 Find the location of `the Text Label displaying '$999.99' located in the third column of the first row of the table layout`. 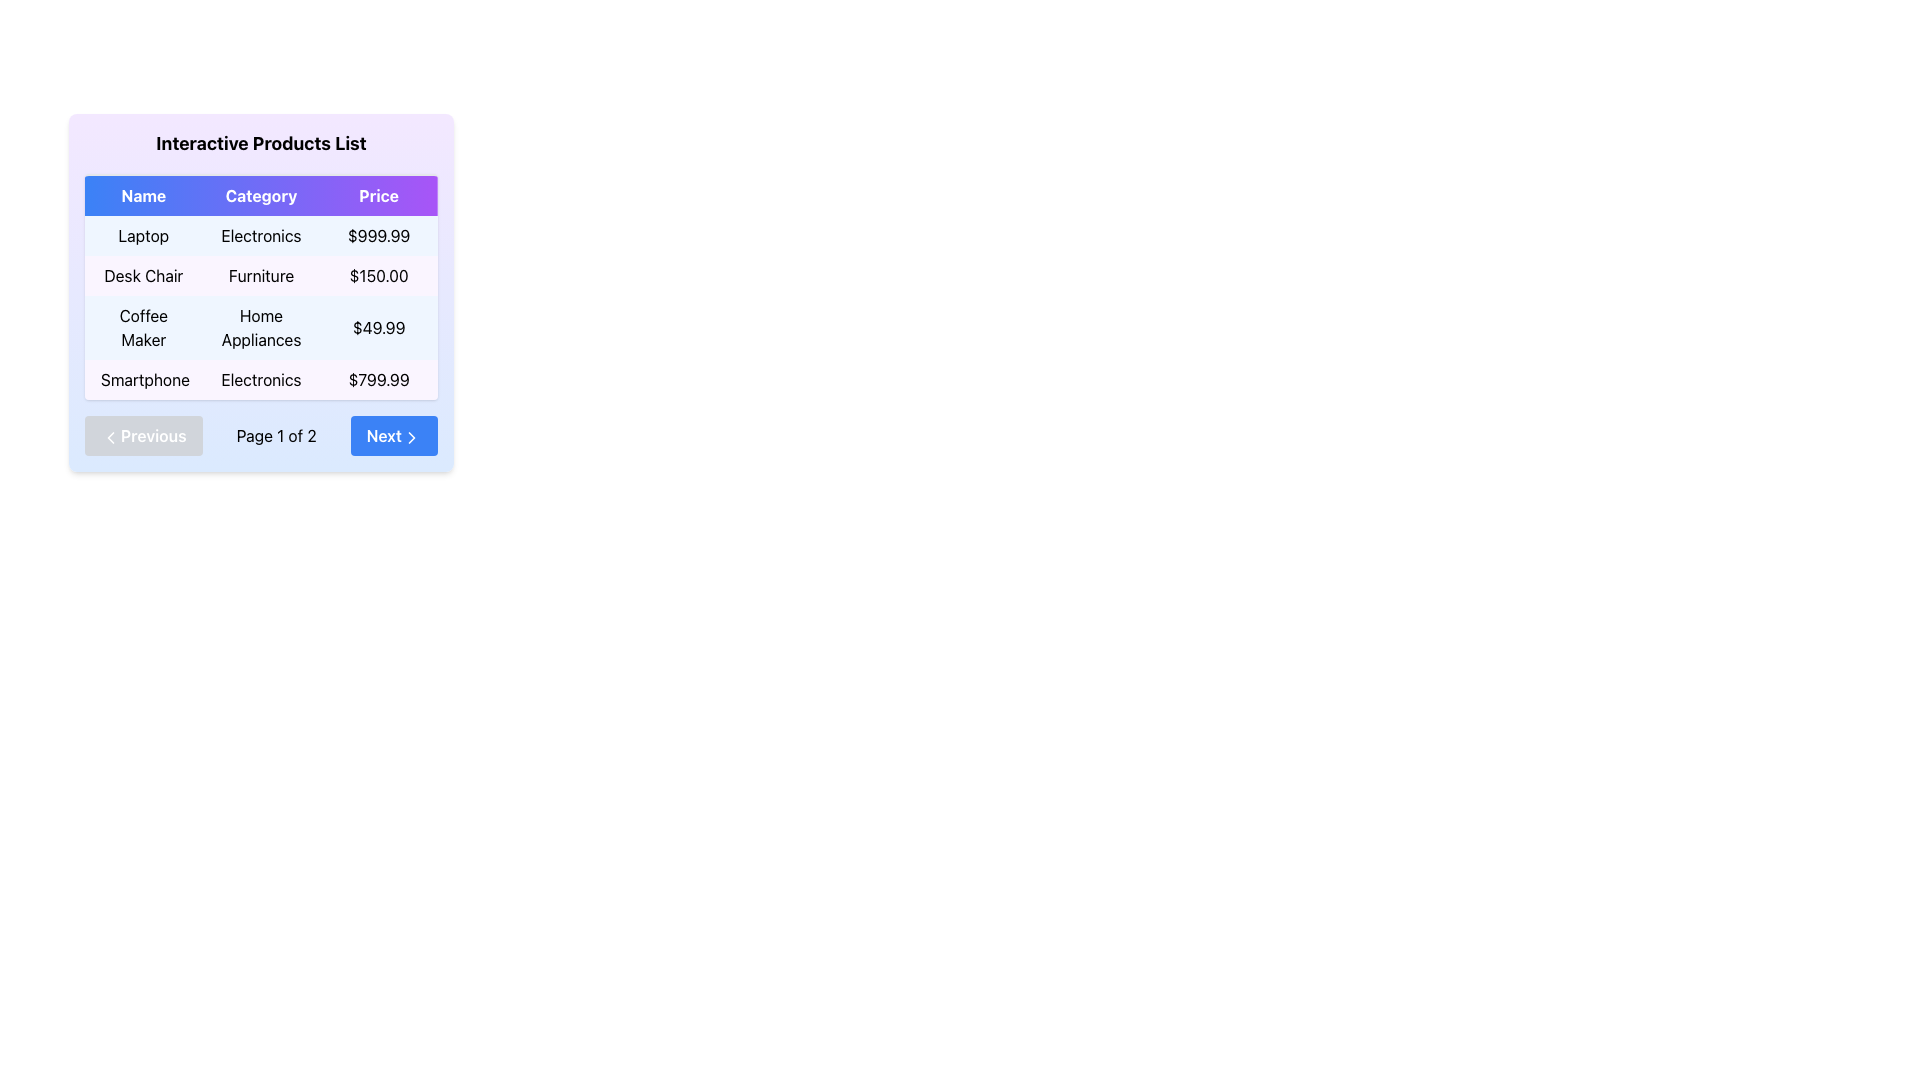

the Text Label displaying '$999.99' located in the third column of the first row of the table layout is located at coordinates (379, 234).